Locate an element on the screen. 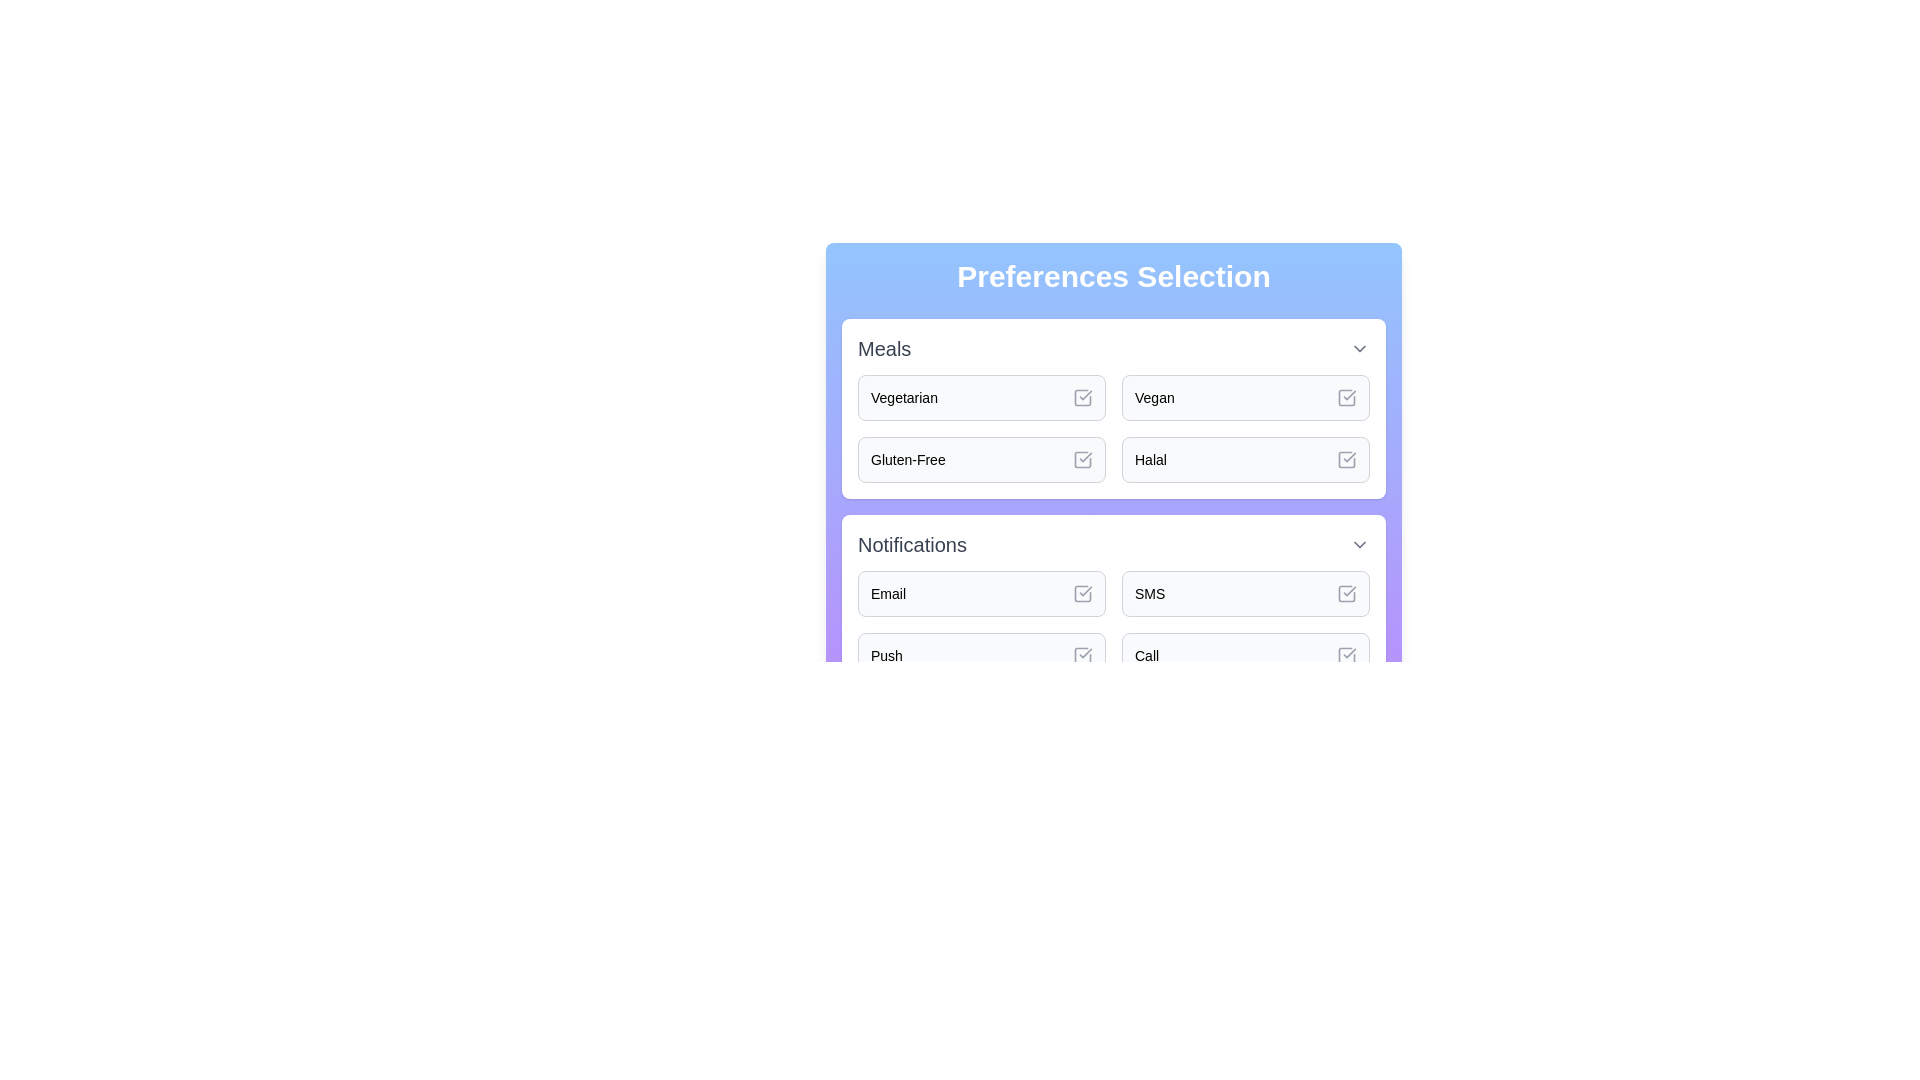  the 'Vegan' Text Label in the Meals preference section, located in the top row and second column, which helps users identify the vegan meal option is located at coordinates (1154, 397).